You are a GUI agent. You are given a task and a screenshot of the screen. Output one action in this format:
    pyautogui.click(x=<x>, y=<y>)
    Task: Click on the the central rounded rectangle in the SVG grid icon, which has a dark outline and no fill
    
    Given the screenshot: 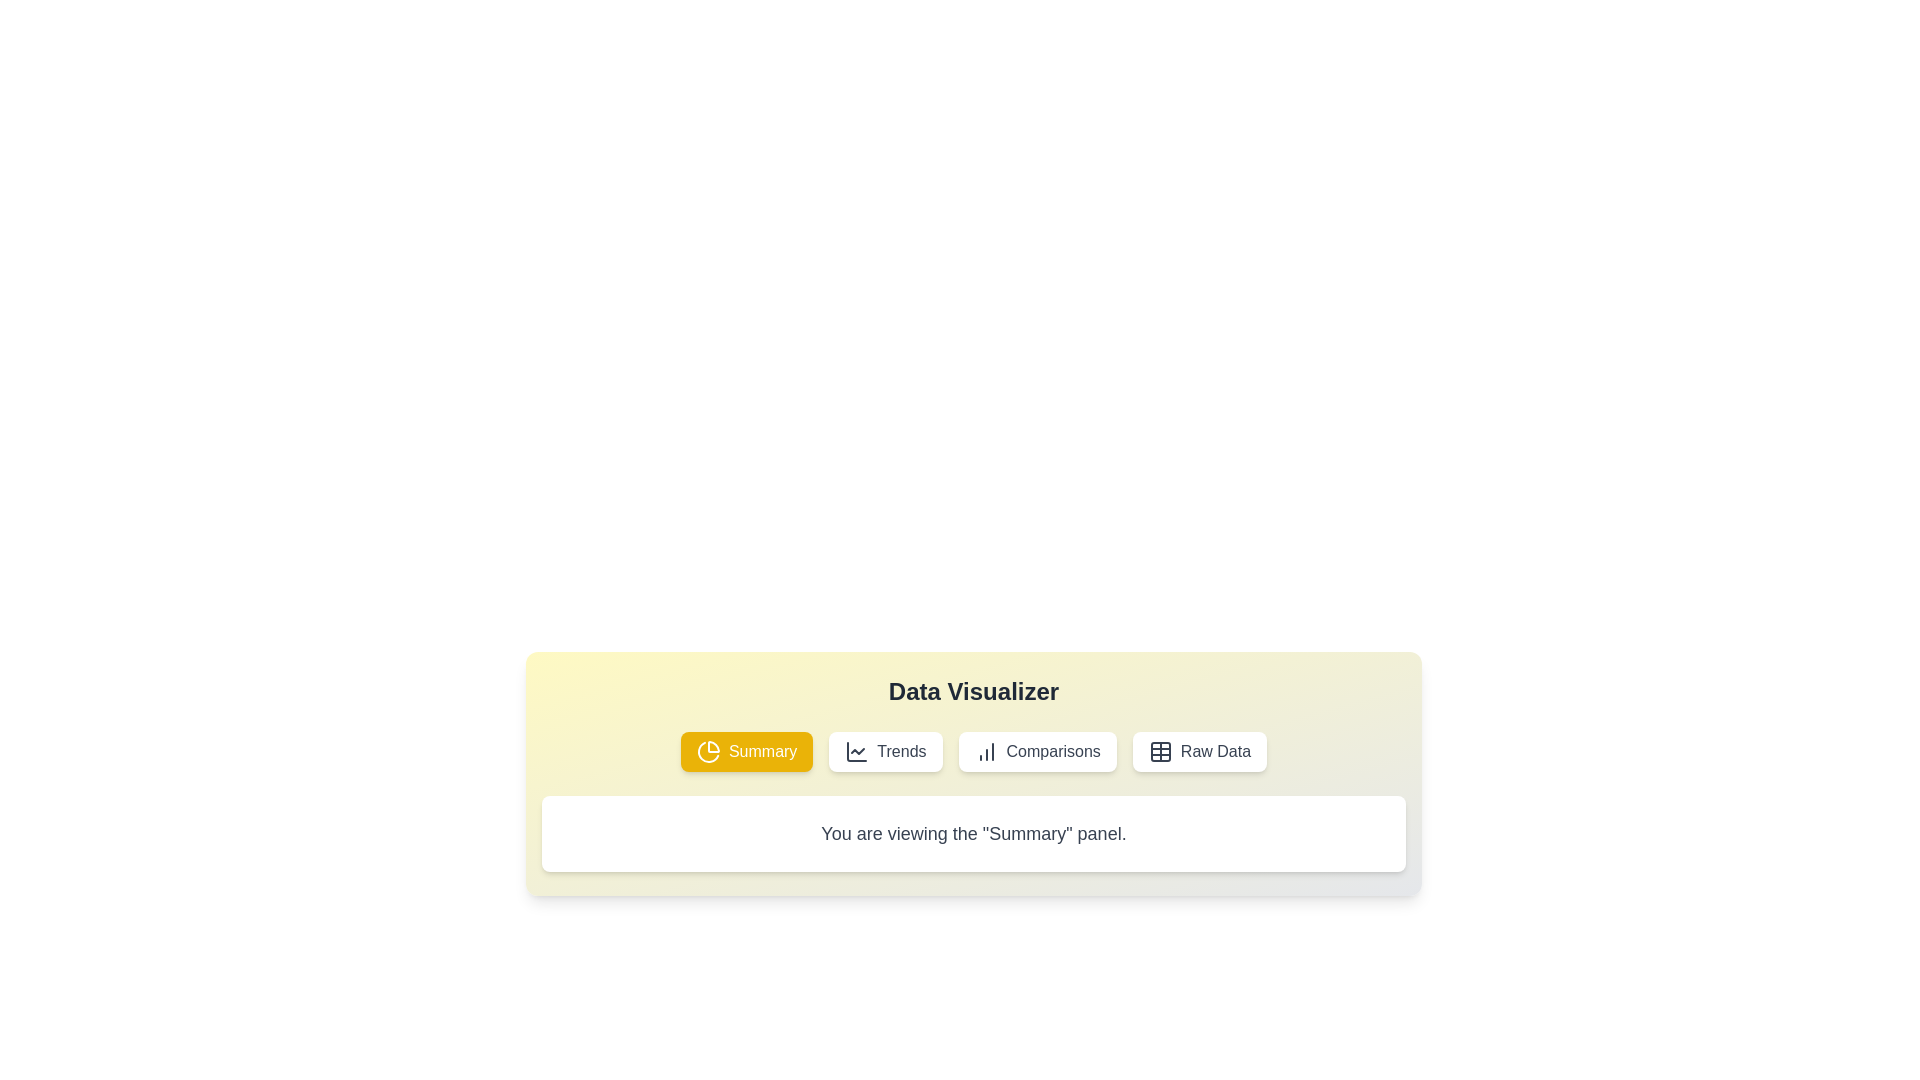 What is the action you would take?
    pyautogui.click(x=1160, y=752)
    